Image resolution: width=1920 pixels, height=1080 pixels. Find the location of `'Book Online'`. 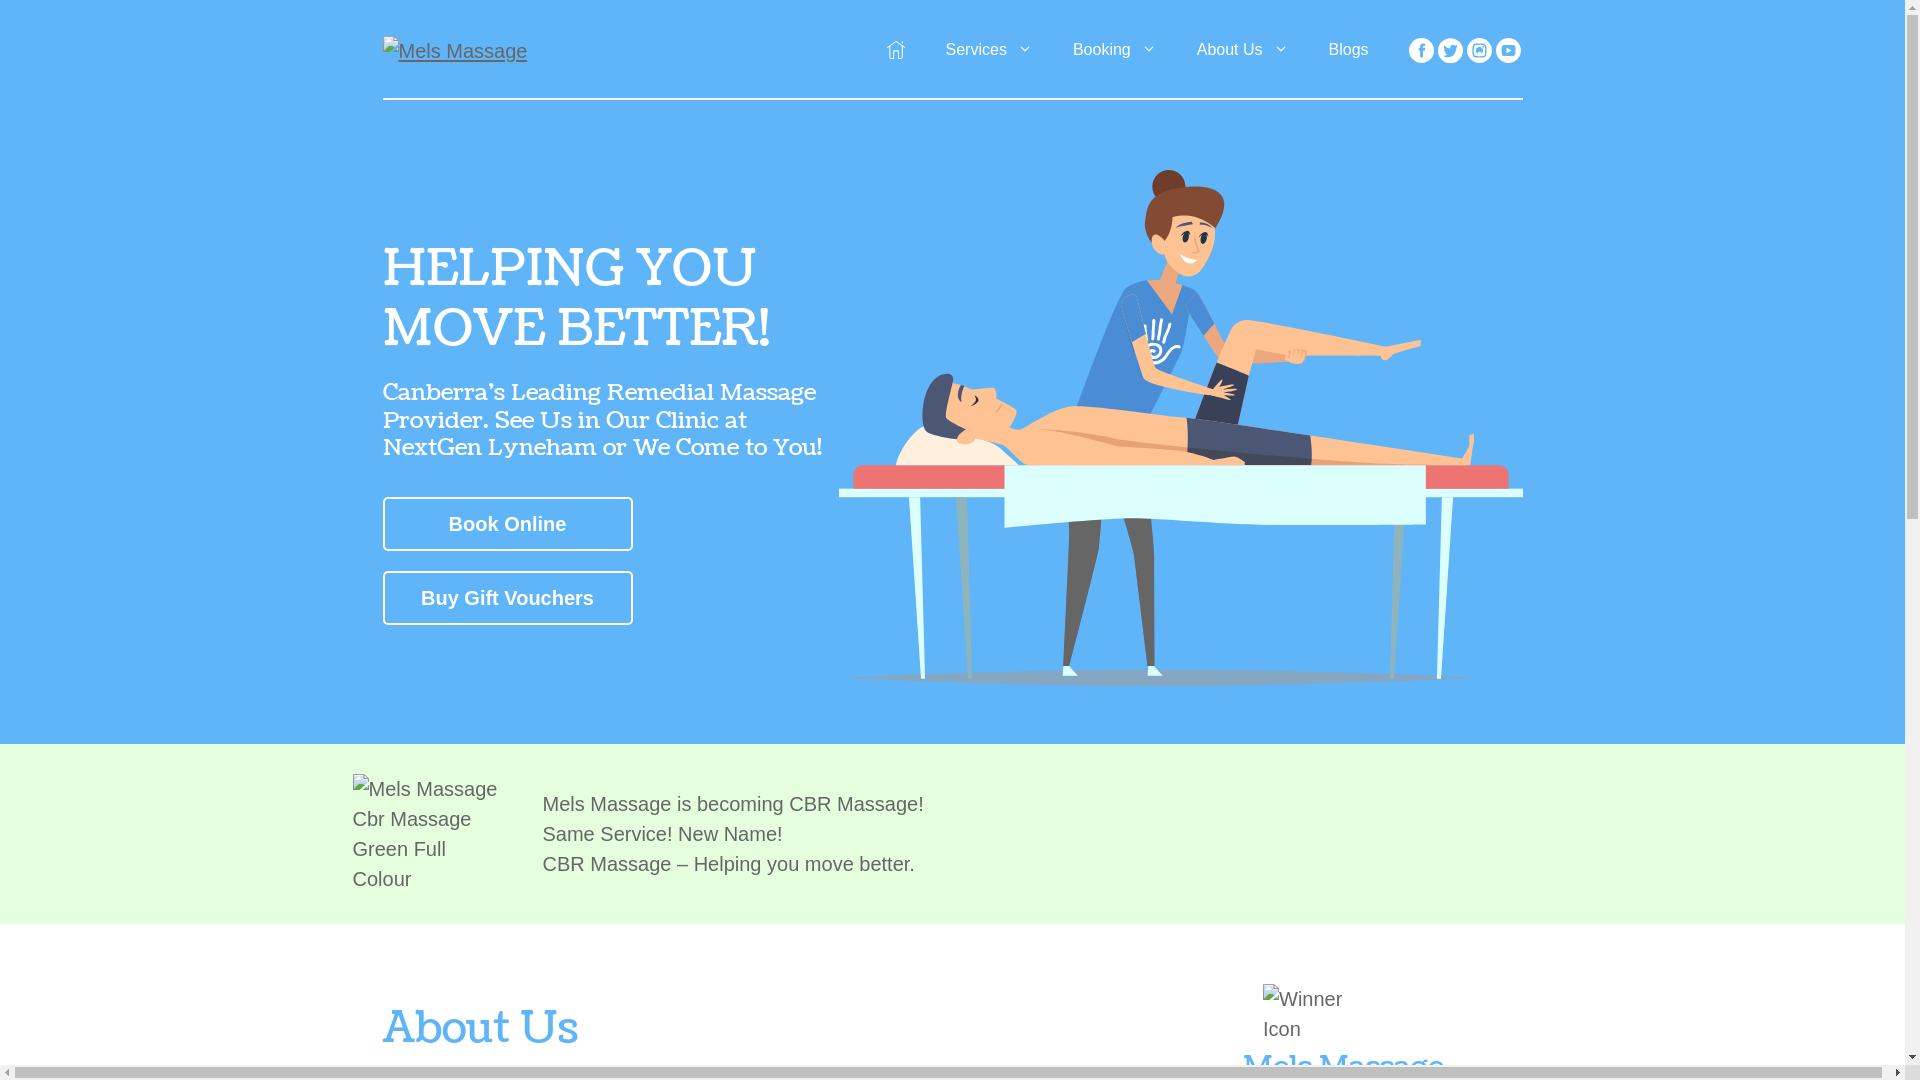

'Book Online' is located at coordinates (507, 523).